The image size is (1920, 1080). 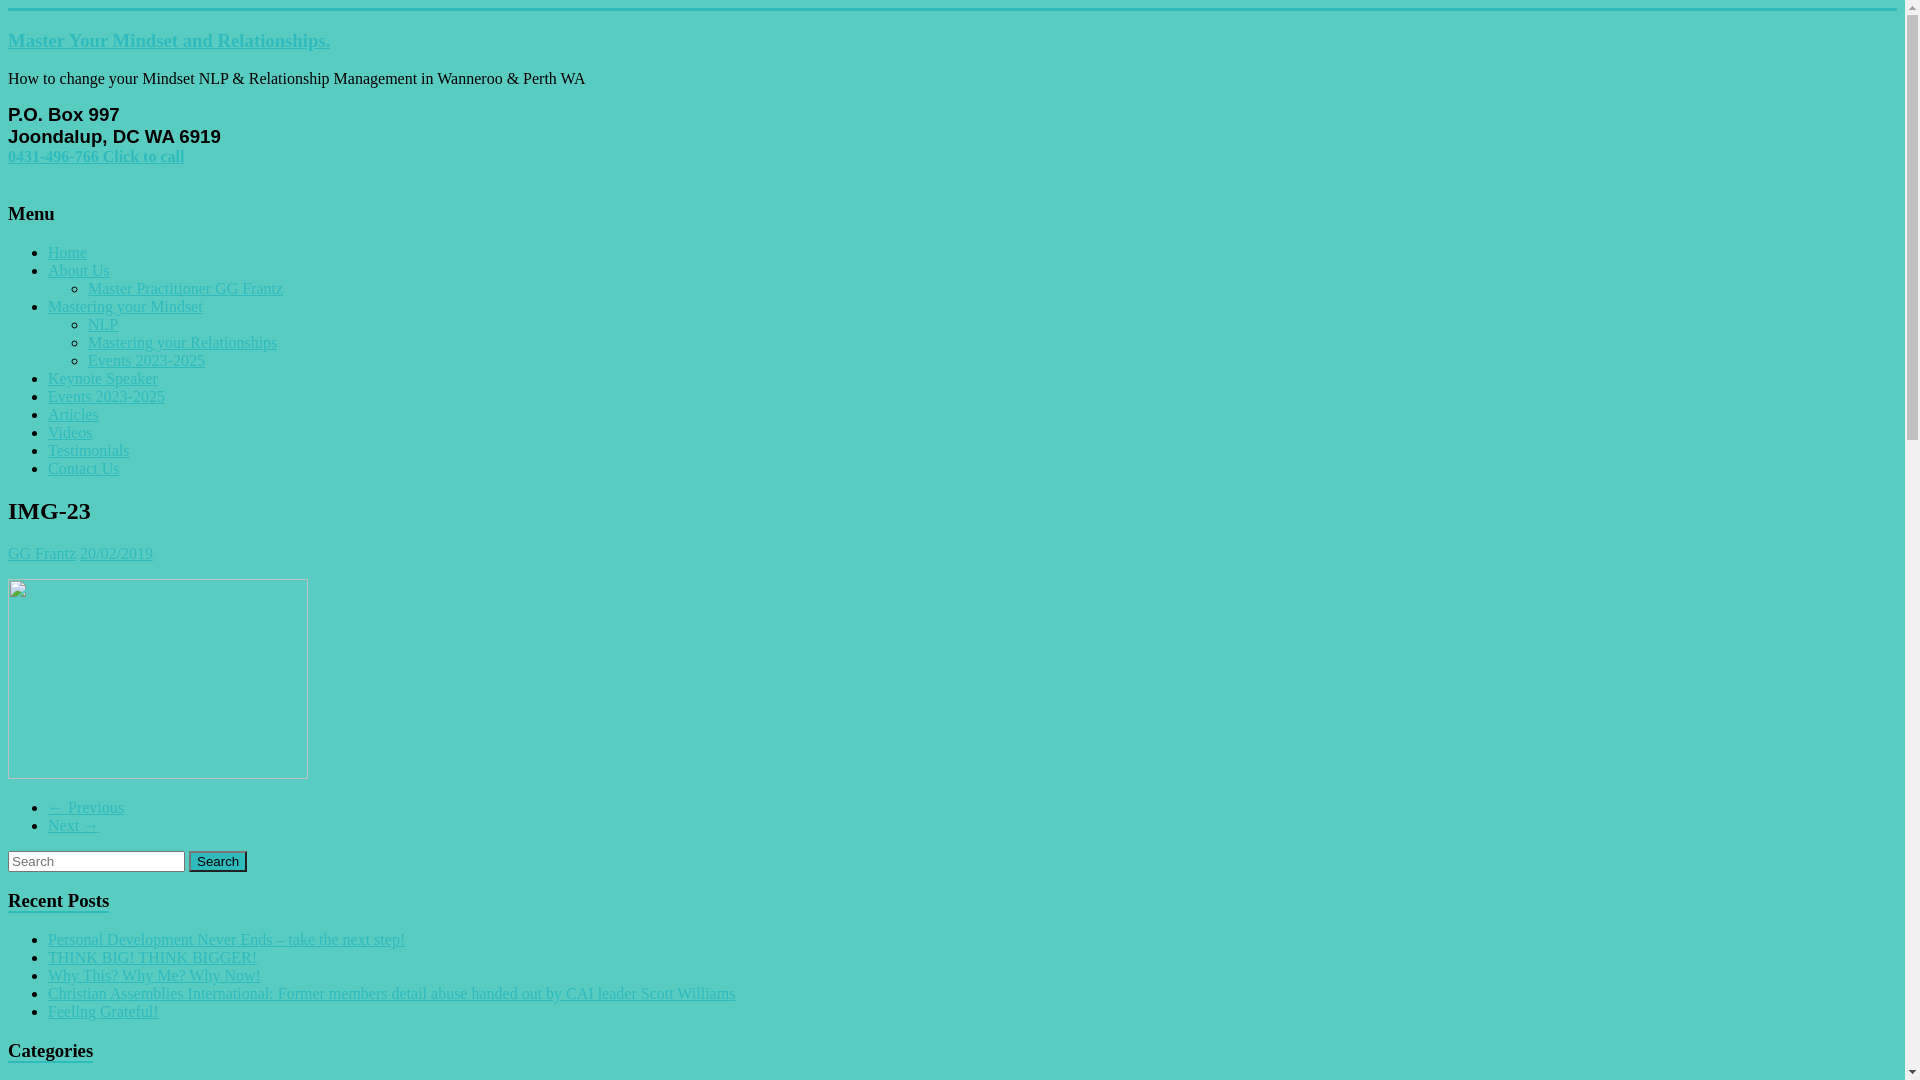 What do you see at coordinates (102, 1011) in the screenshot?
I see `'Feeling Grateful!'` at bounding box center [102, 1011].